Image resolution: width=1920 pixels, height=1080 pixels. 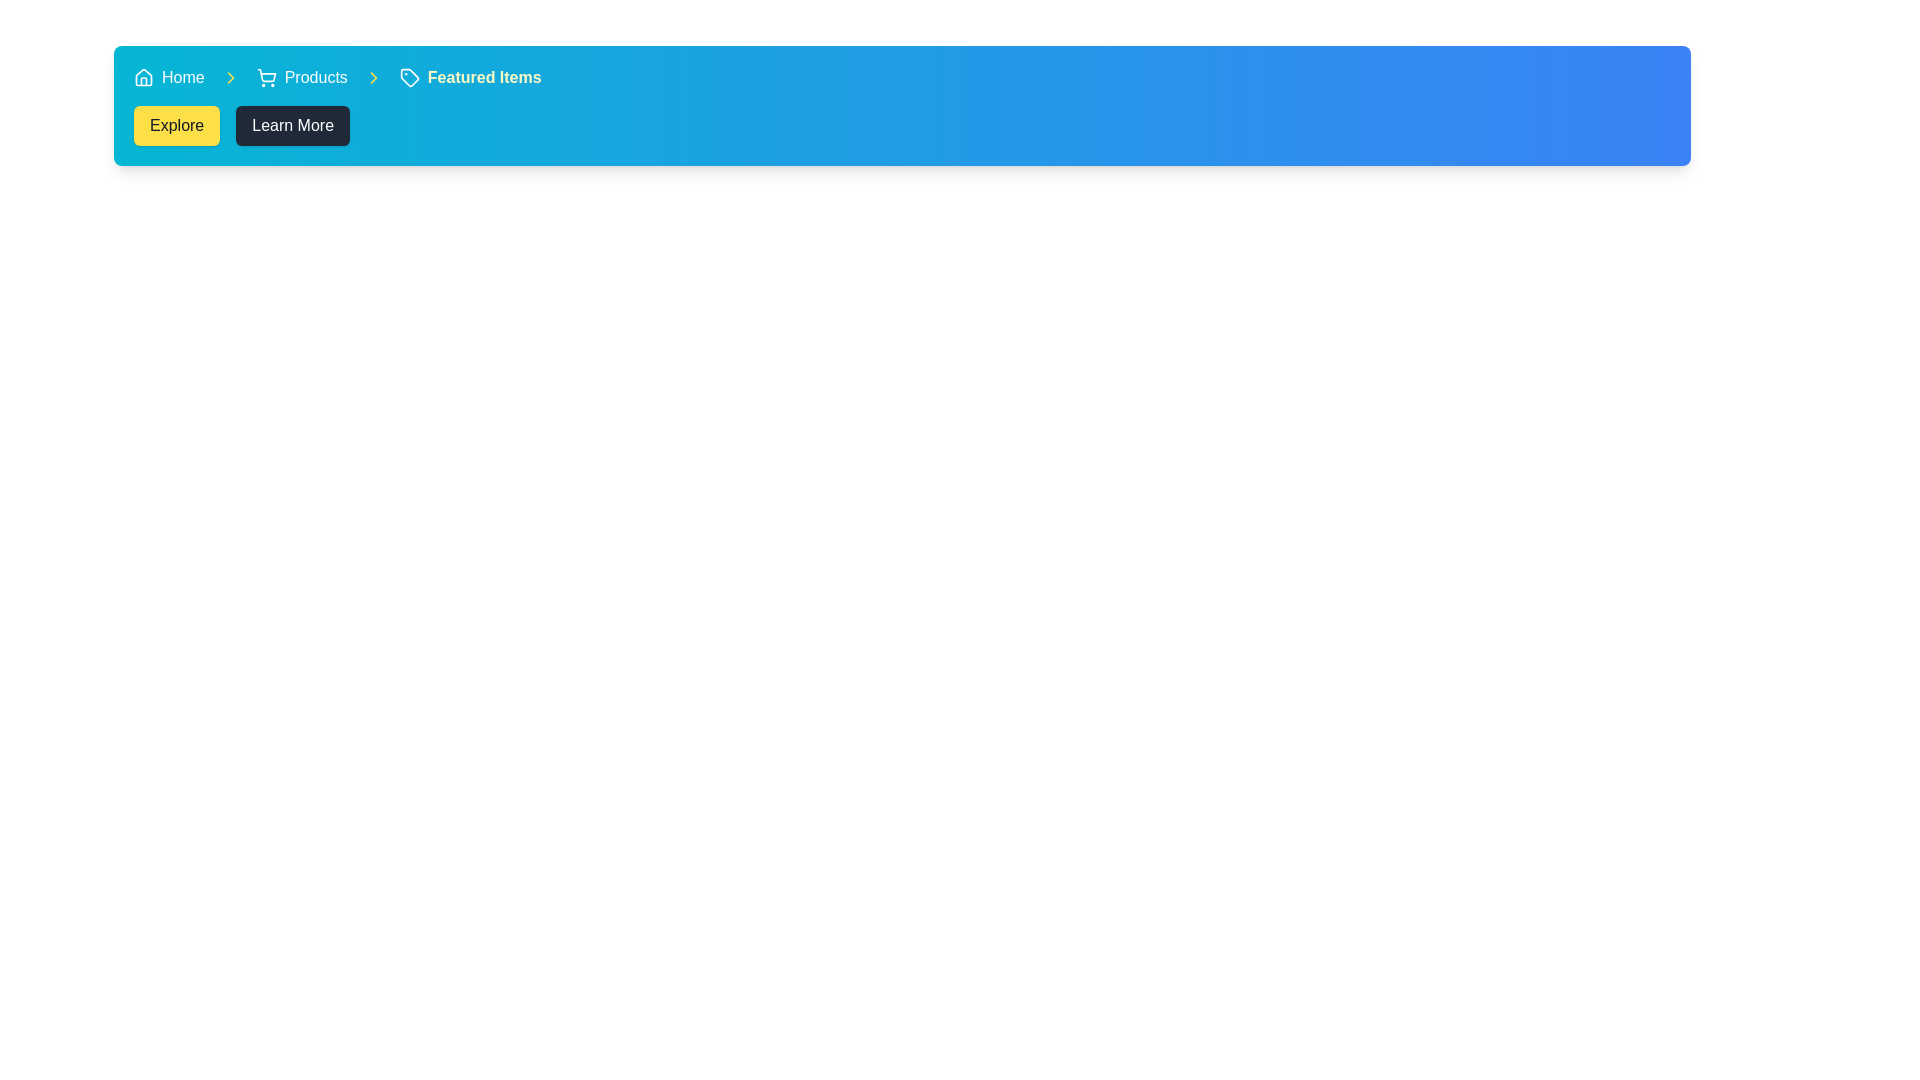 I want to click on the decorative right-facing chevron icon in the breadcrumb navigation bar that separates 'Products' and 'Featured Items', so click(x=373, y=76).